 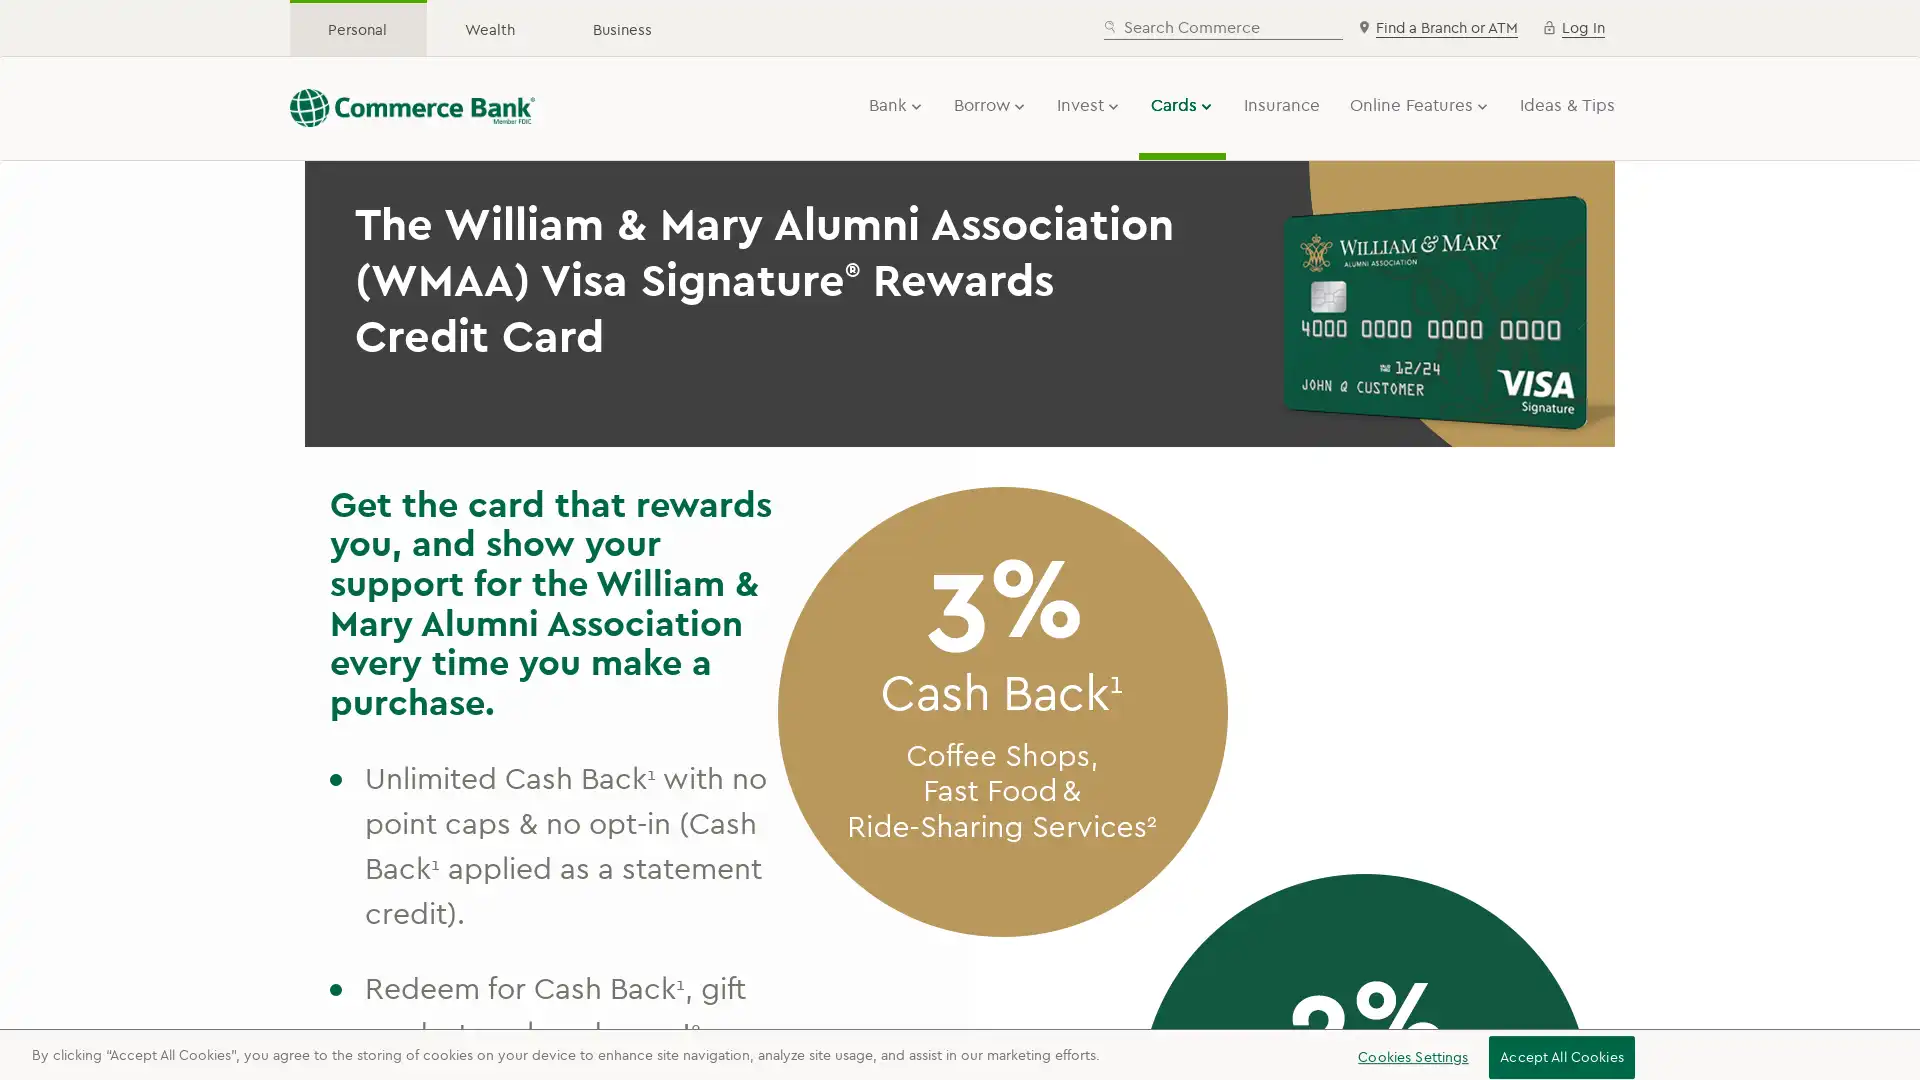 What do you see at coordinates (1560, 1055) in the screenshot?
I see `Accept All Cookies` at bounding box center [1560, 1055].